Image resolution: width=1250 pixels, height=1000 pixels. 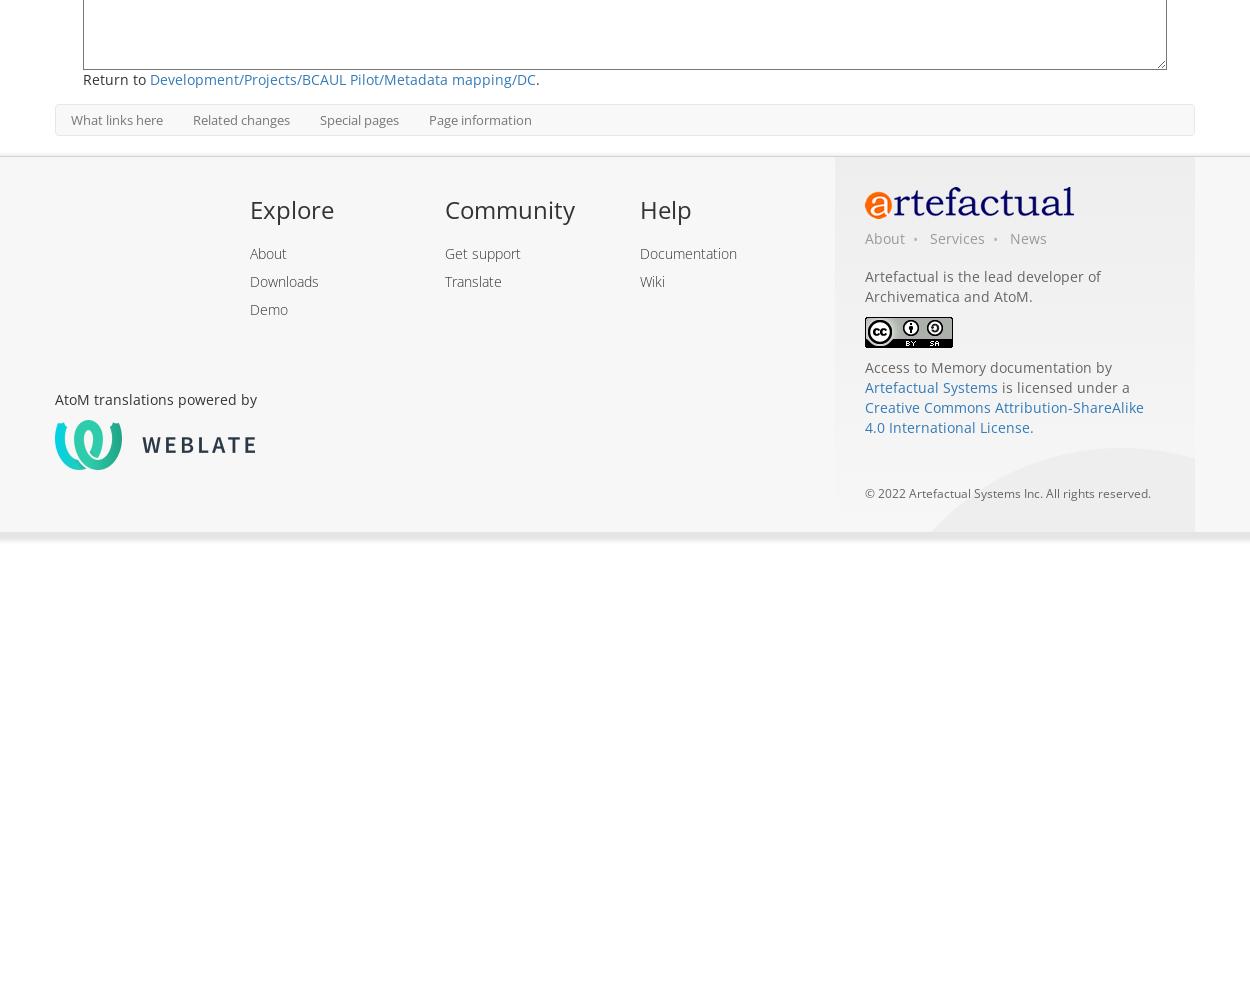 What do you see at coordinates (1101, 366) in the screenshot?
I see `'by'` at bounding box center [1101, 366].